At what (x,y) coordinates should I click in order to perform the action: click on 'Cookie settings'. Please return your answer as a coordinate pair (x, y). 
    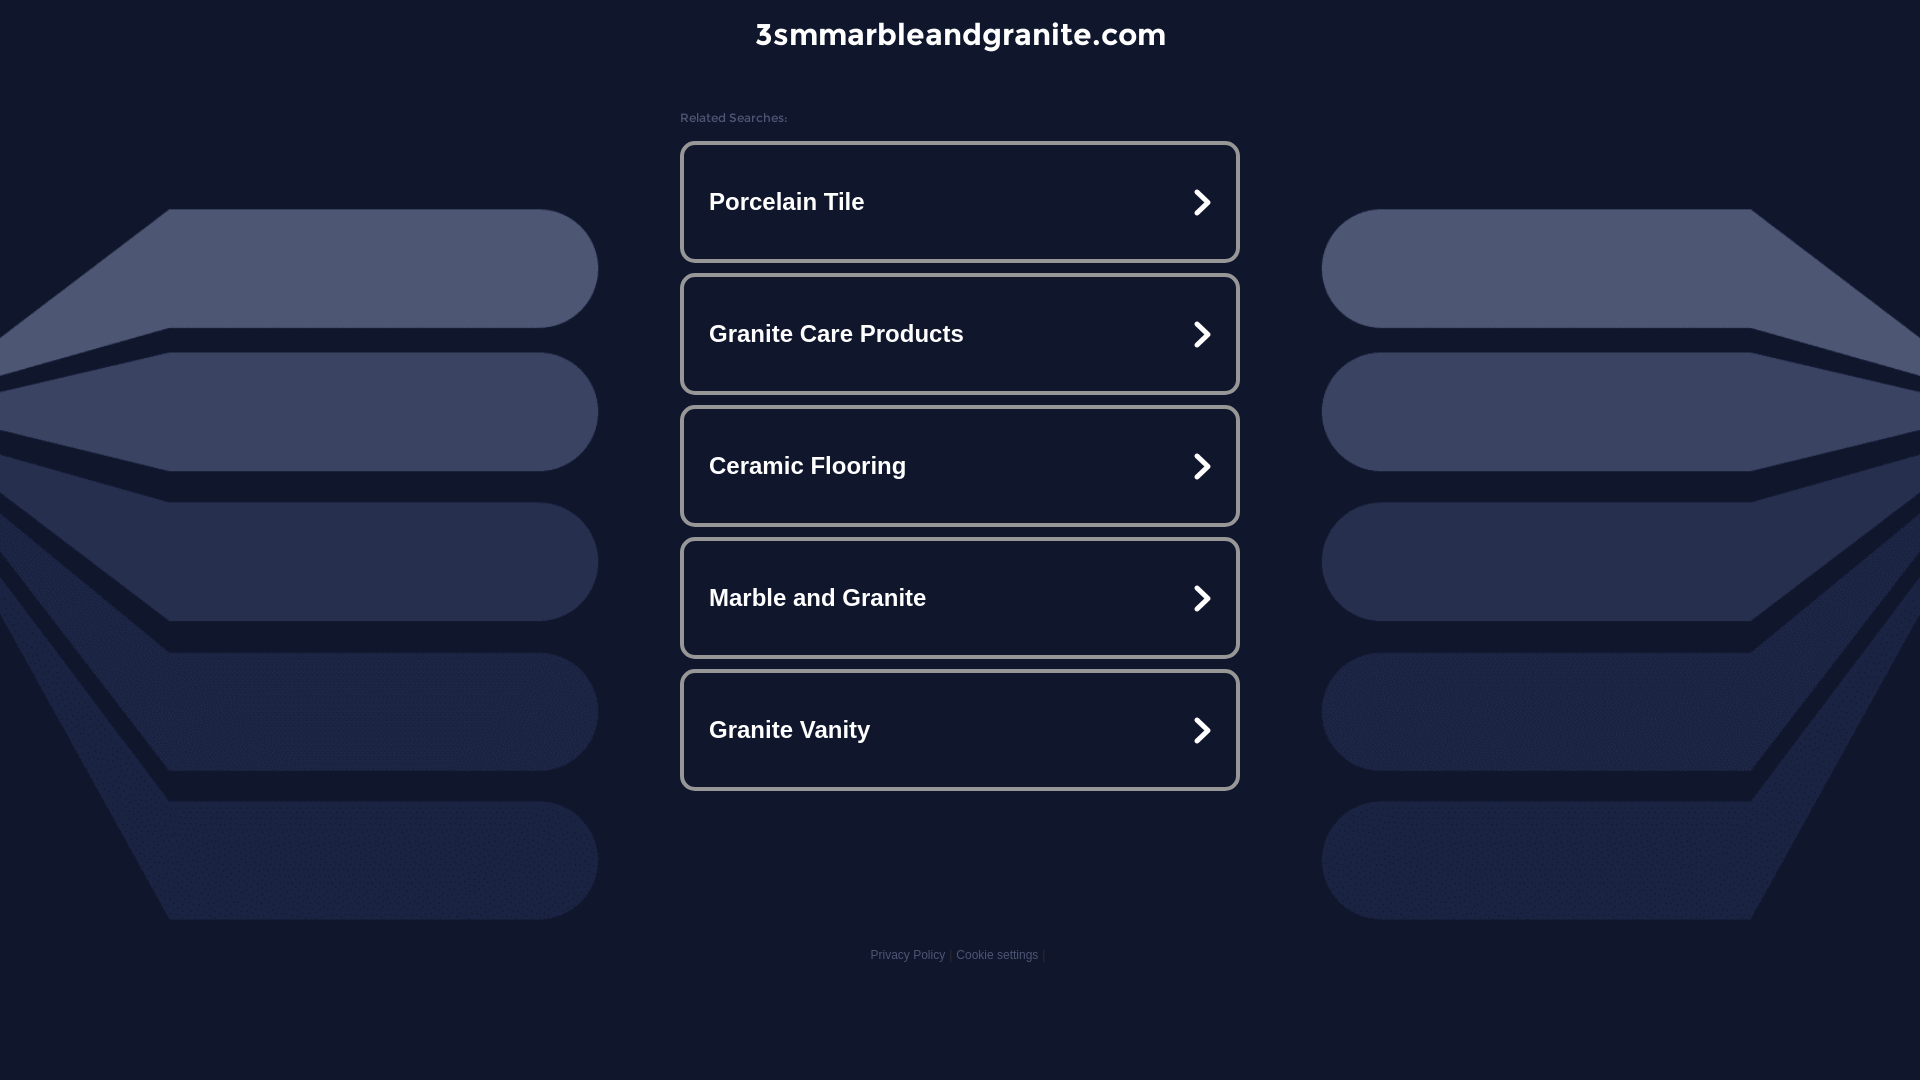
    Looking at the image, I should click on (997, 954).